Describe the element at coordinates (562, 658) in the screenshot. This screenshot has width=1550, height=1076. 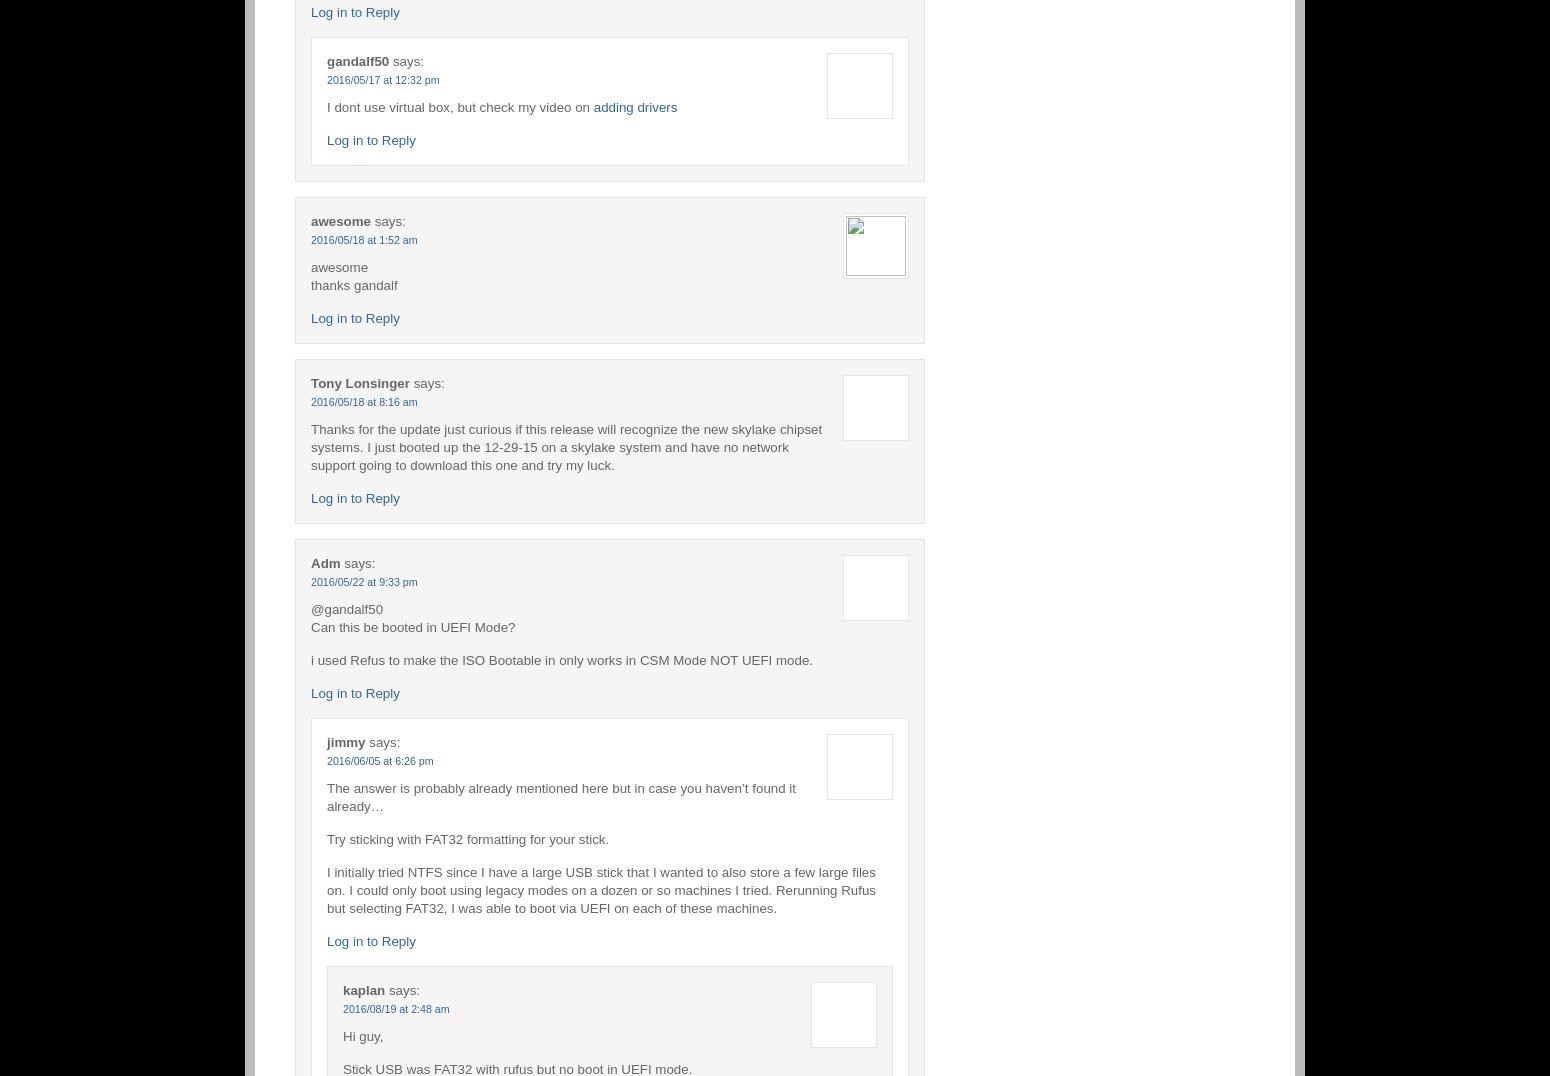
I see `'i used Refus to make the ISO Bootable in only works in CSM Mode NOT UEFI mode.'` at that location.